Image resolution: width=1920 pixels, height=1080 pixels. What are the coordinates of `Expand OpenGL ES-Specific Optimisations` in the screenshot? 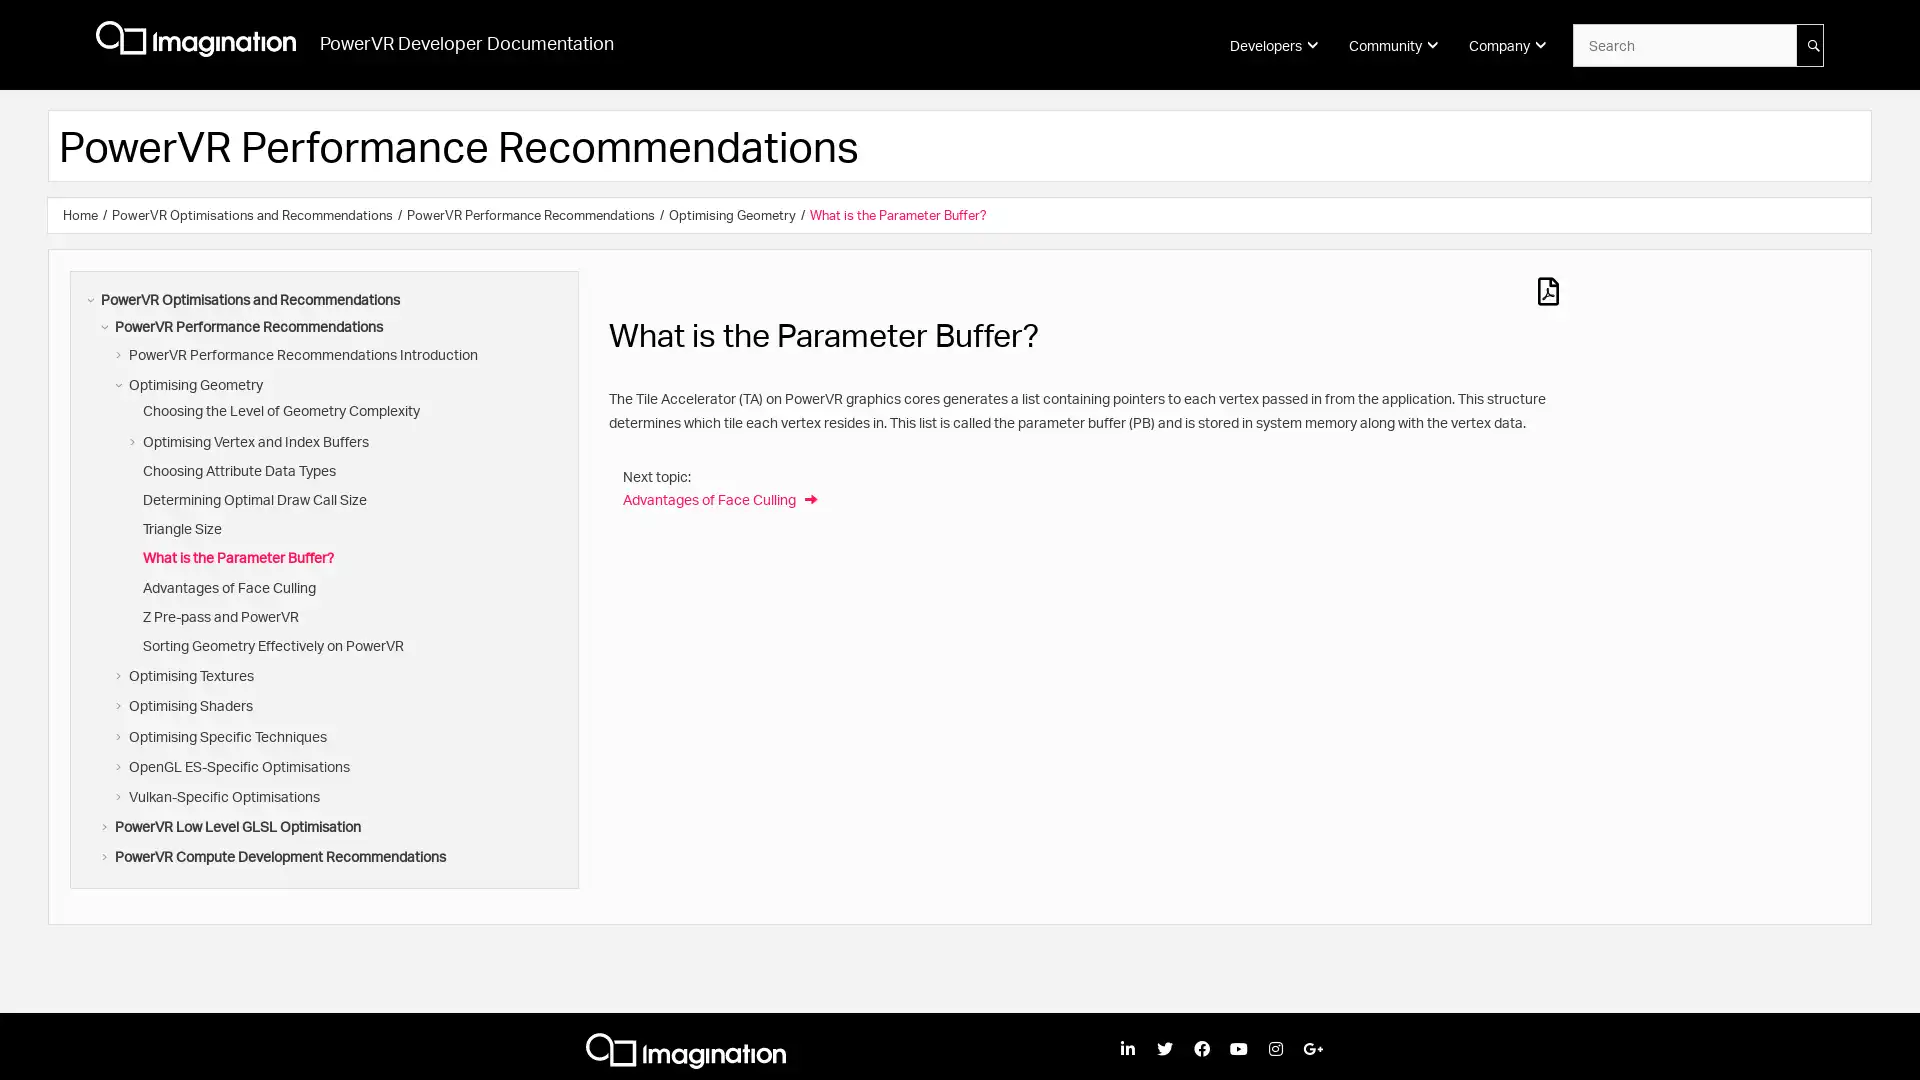 It's located at (119, 765).